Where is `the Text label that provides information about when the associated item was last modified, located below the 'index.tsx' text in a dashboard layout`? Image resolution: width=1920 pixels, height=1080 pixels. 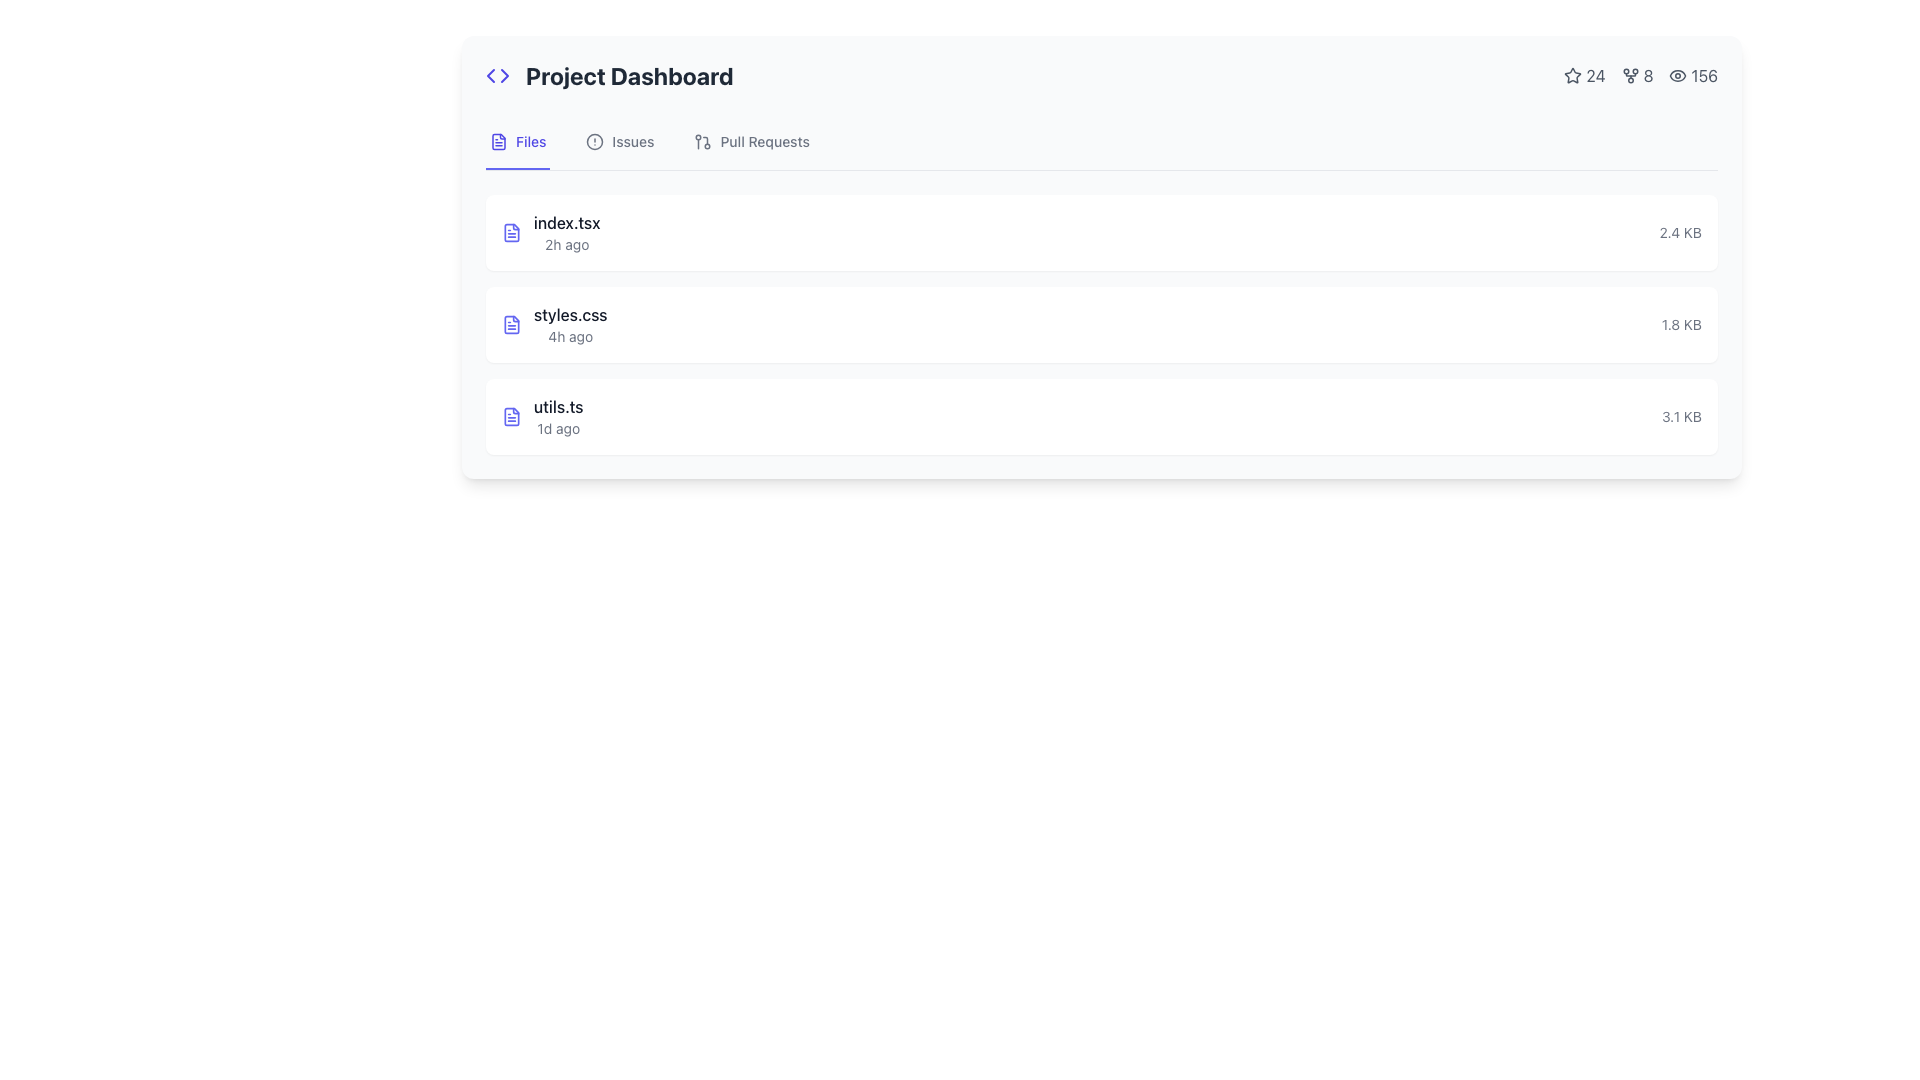
the Text label that provides information about when the associated item was last modified, located below the 'index.tsx' text in a dashboard layout is located at coordinates (566, 244).